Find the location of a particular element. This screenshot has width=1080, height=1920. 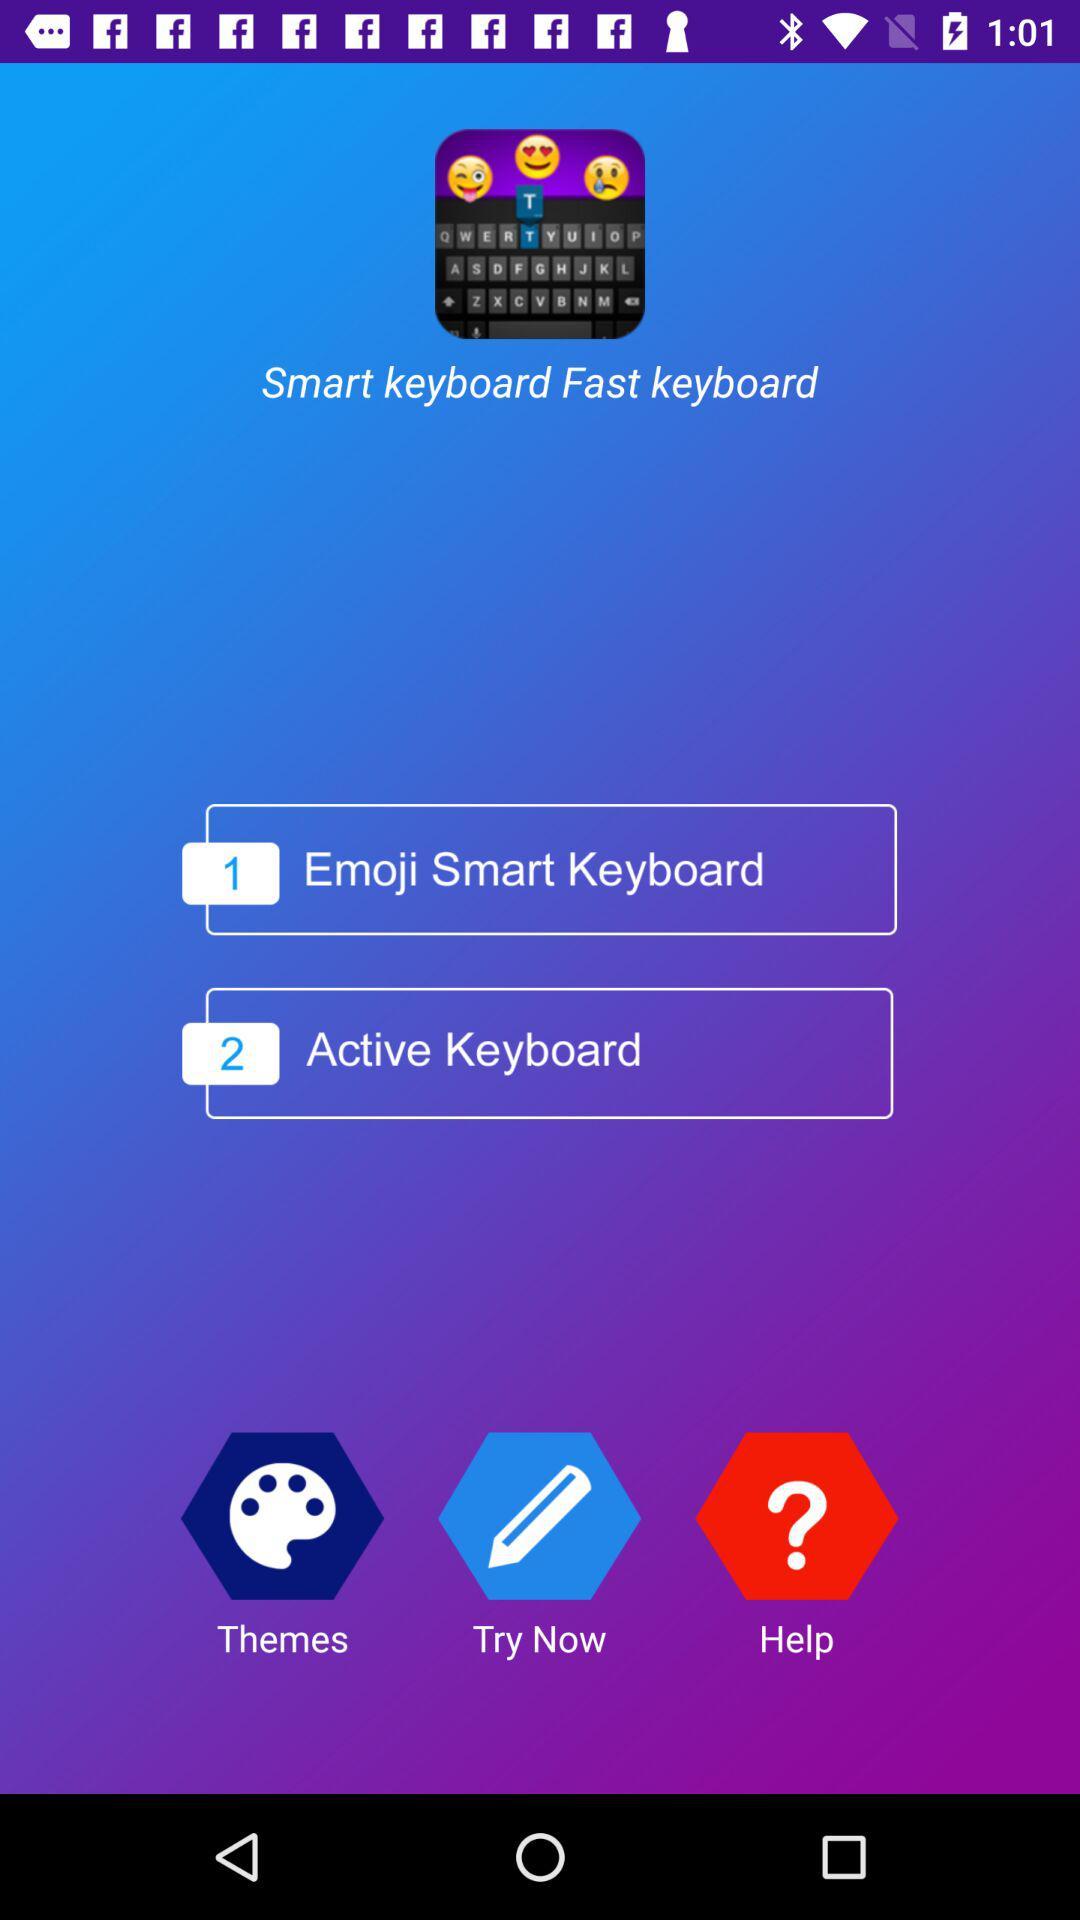

option is located at coordinates (536, 1052).